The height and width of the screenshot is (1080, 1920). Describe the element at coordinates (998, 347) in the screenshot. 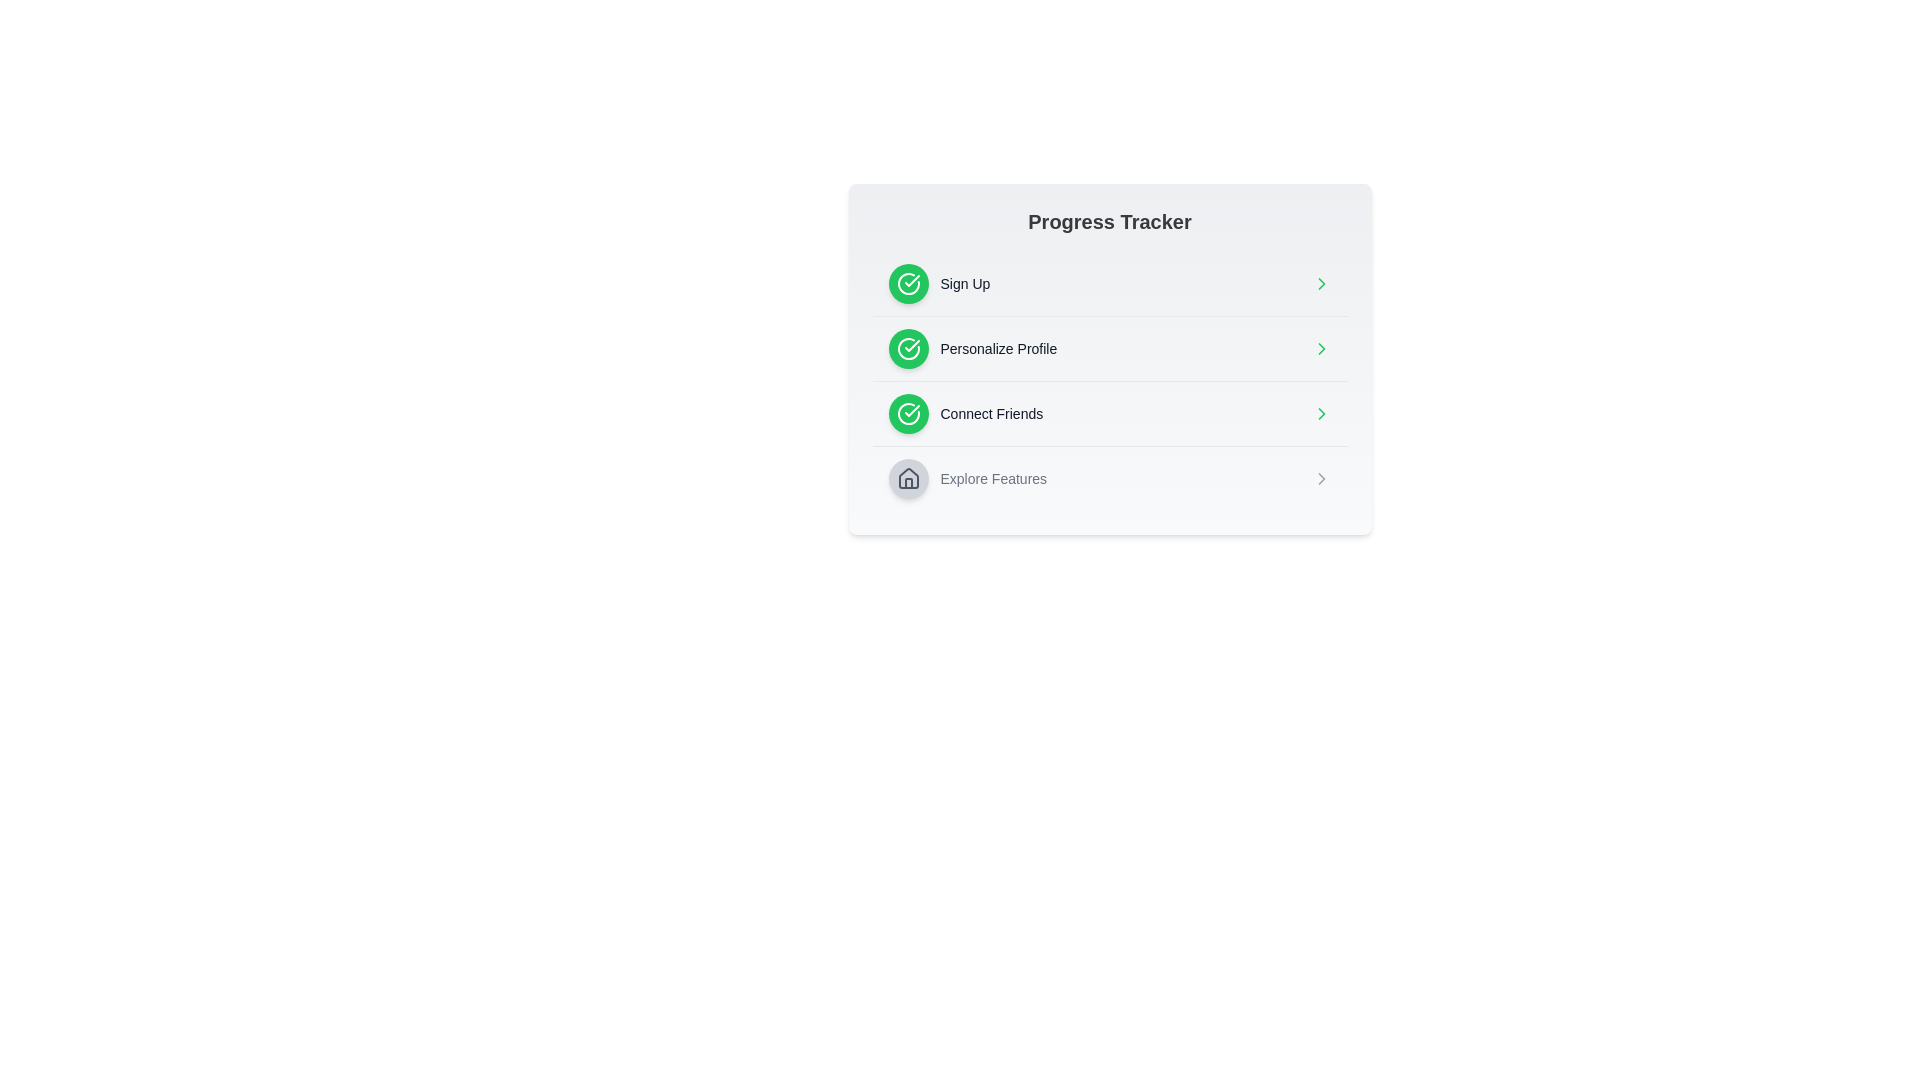

I see `the 'Personalize Profile' text label, which is a dark-gray colored text under the green checkmark icon in the Progress Tracker interface` at that location.